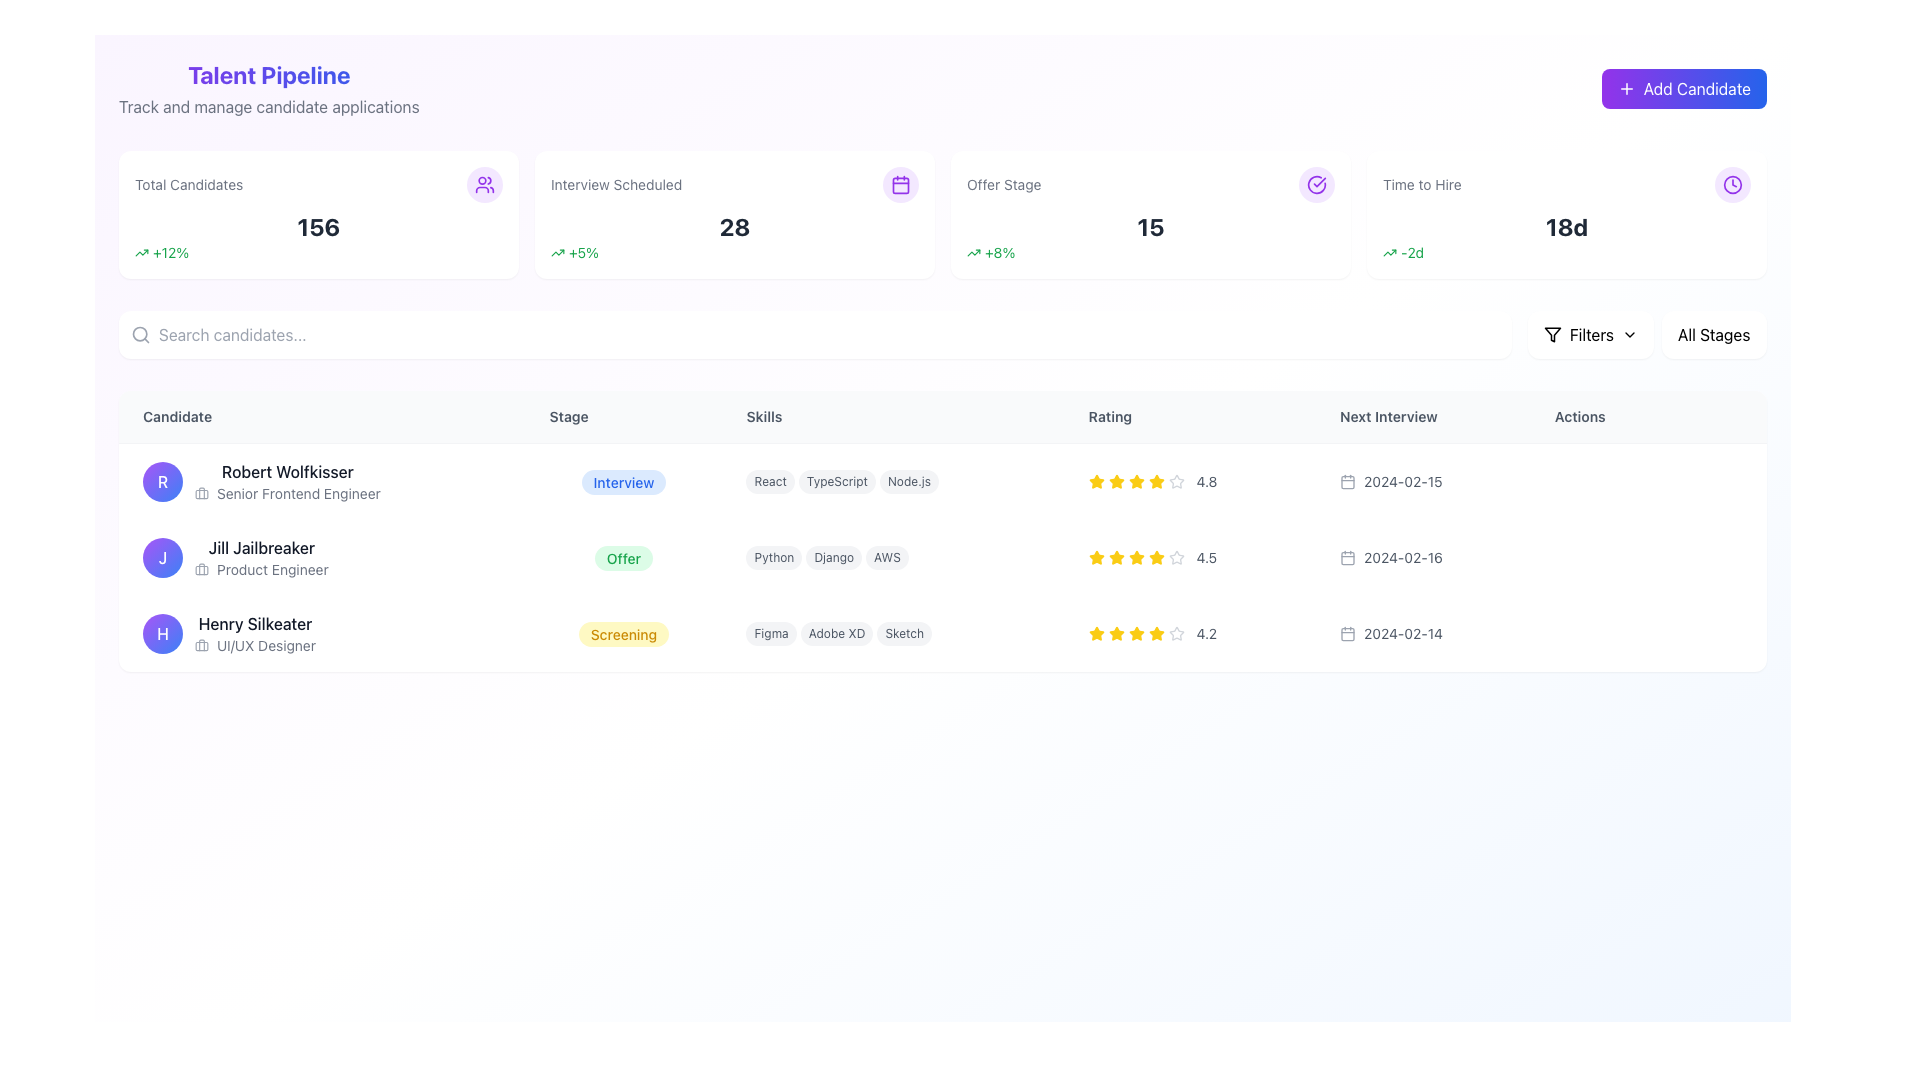 This screenshot has width=1920, height=1080. I want to click on static text label displaying the time duration '18 days' under the 'Time to Hire' title in the top-right section of the interface, so click(1565, 226).